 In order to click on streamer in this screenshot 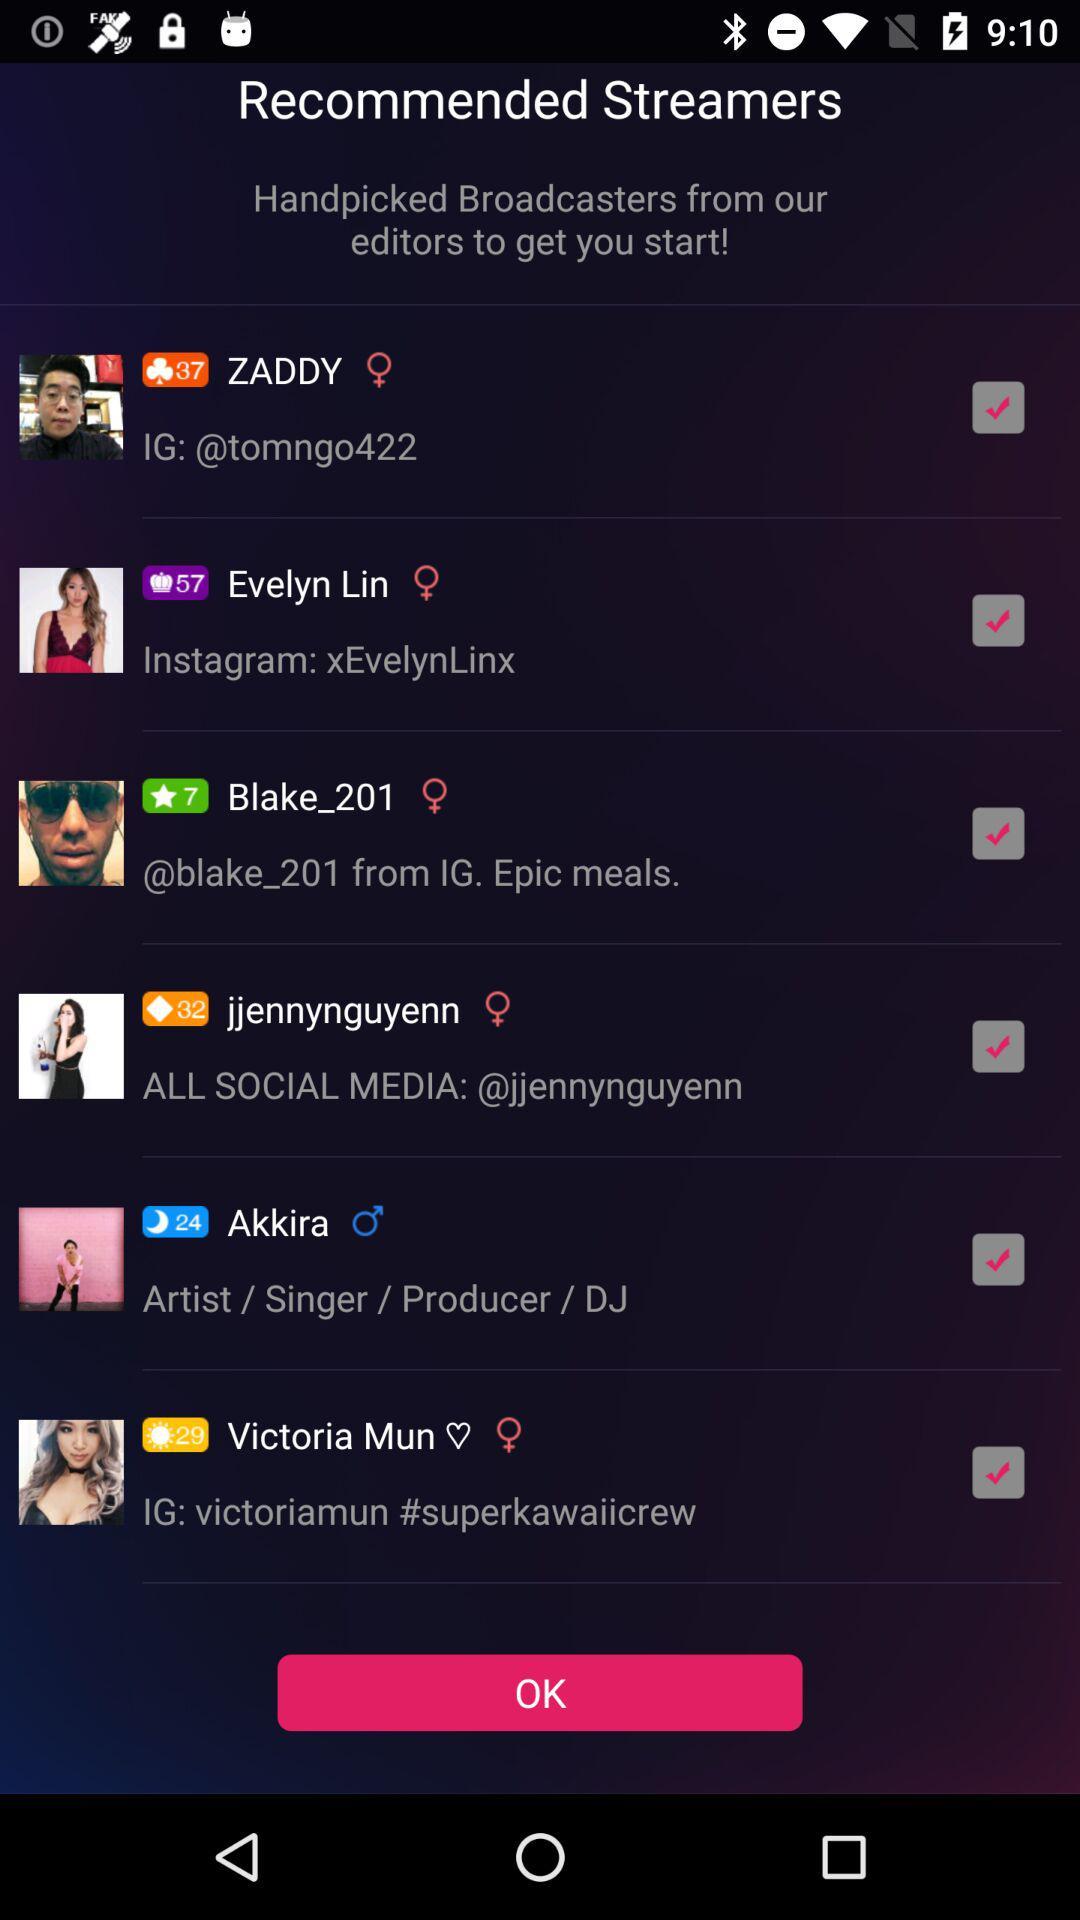, I will do `click(998, 1045)`.